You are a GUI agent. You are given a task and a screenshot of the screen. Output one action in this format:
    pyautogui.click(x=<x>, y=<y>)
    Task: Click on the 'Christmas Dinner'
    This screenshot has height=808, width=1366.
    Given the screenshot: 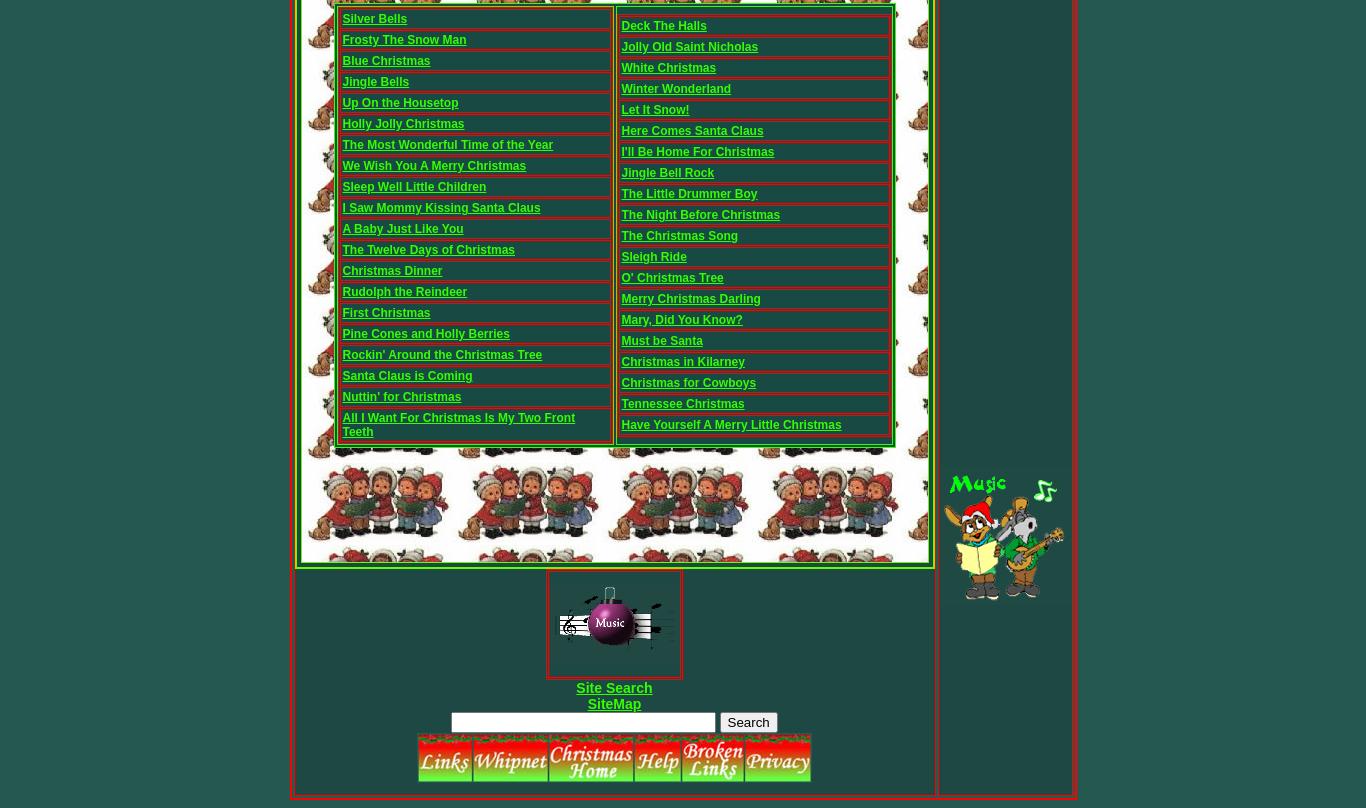 What is the action you would take?
    pyautogui.click(x=391, y=271)
    